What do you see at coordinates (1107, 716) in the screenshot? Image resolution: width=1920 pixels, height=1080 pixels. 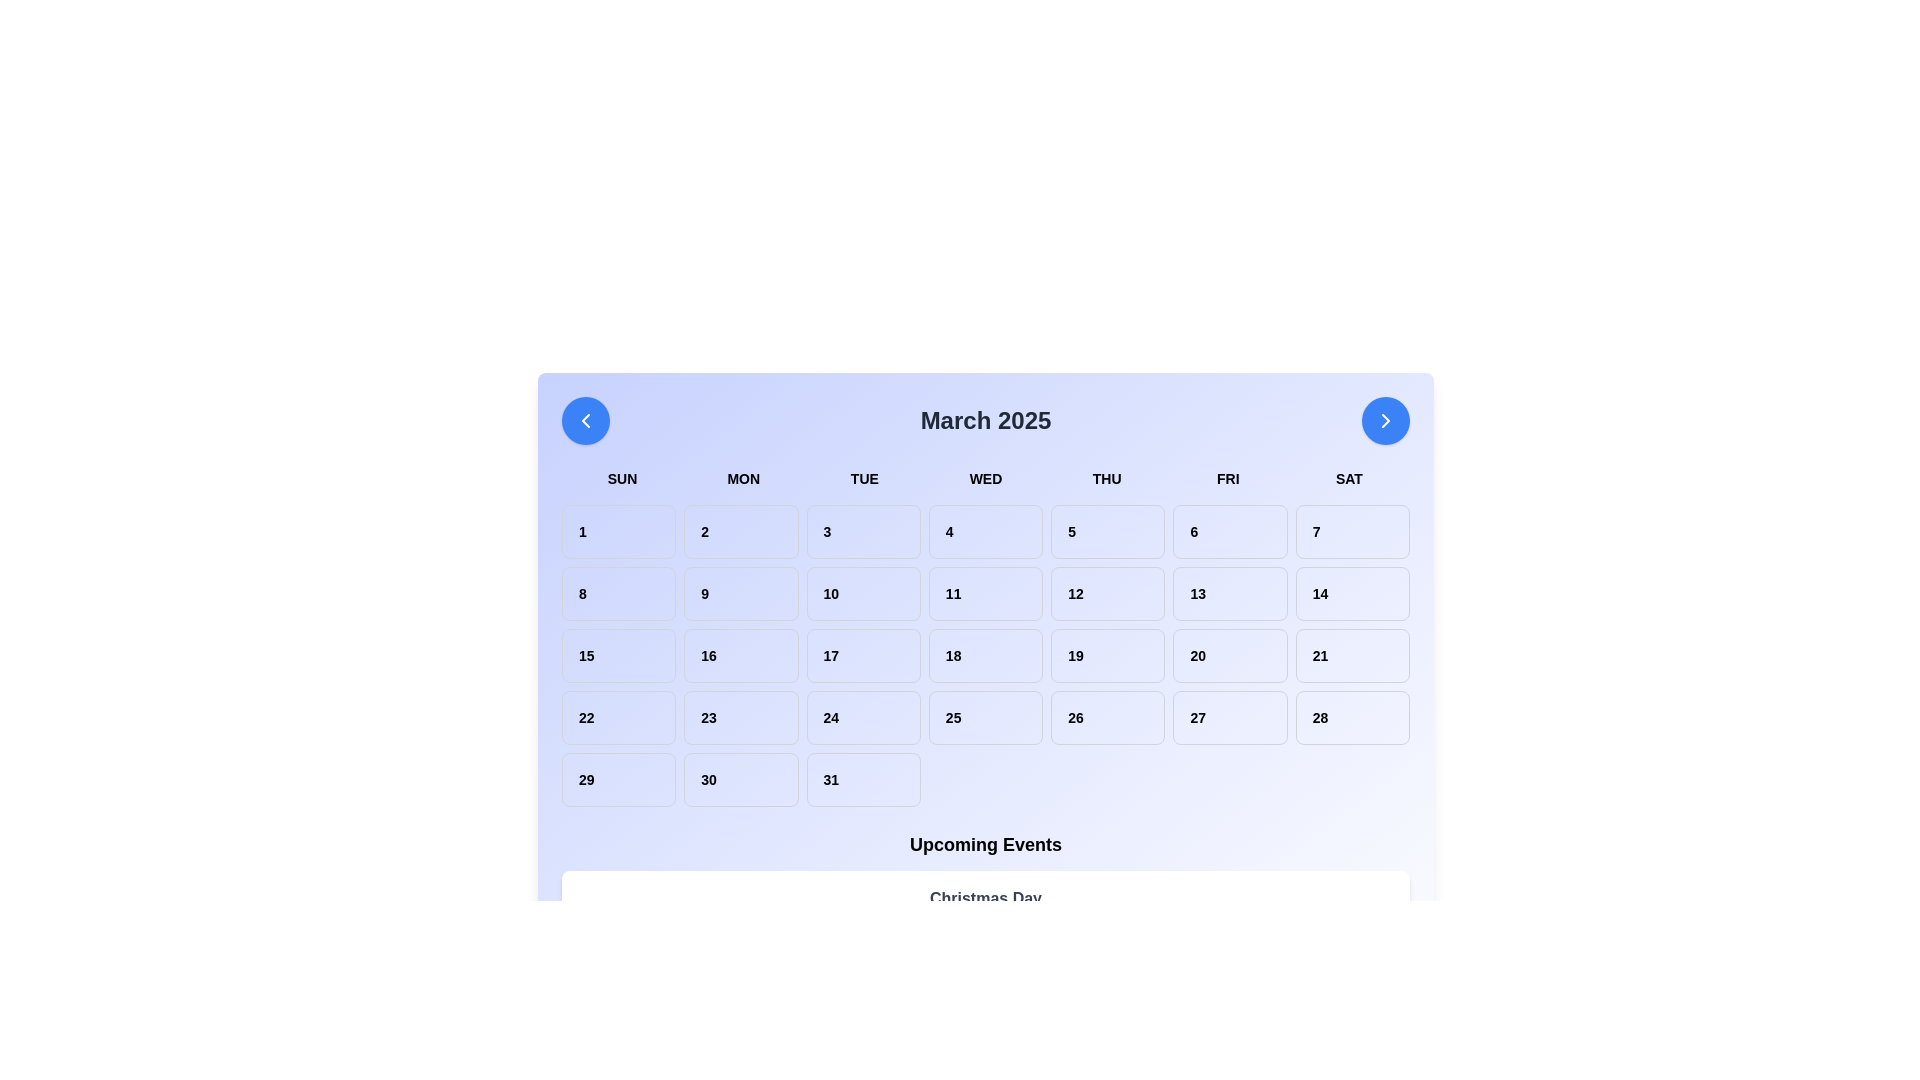 I see `the calendar date button representing the date '26'` at bounding box center [1107, 716].